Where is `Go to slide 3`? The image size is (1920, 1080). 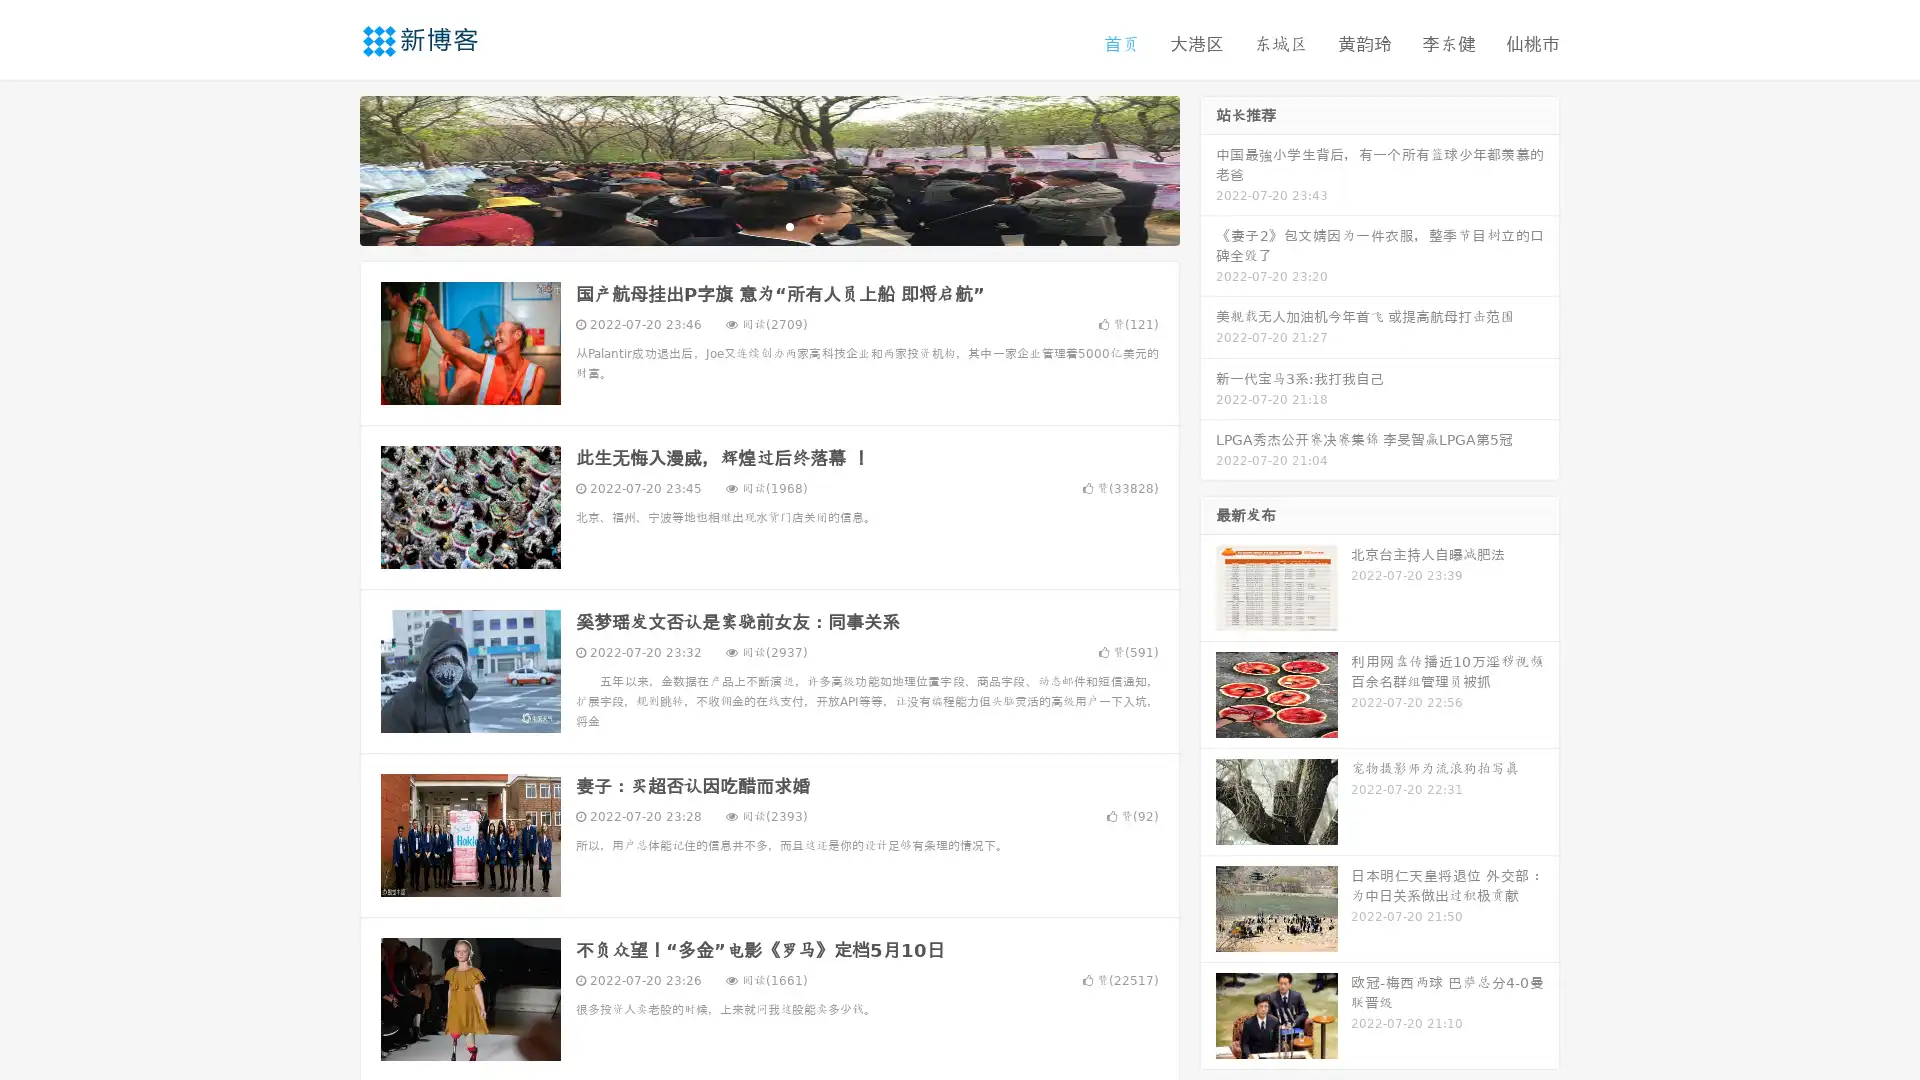 Go to slide 3 is located at coordinates (789, 225).